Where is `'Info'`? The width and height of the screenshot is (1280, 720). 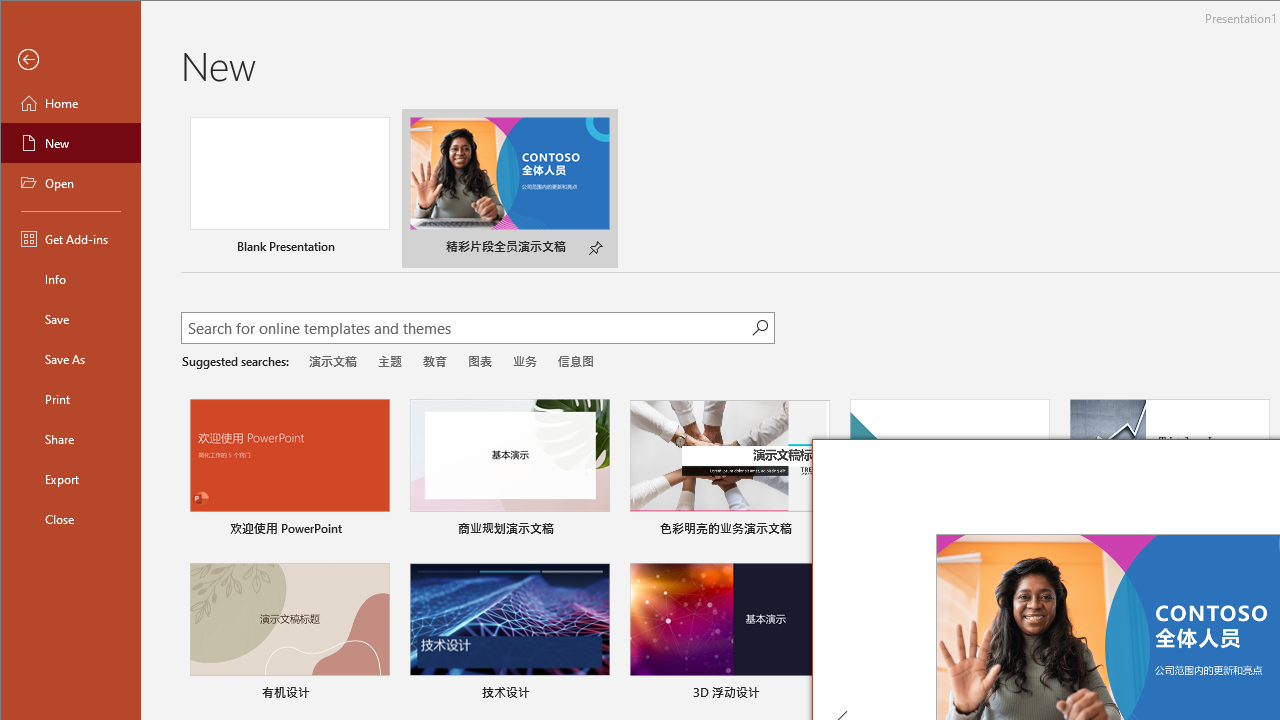
'Info' is located at coordinates (71, 279).